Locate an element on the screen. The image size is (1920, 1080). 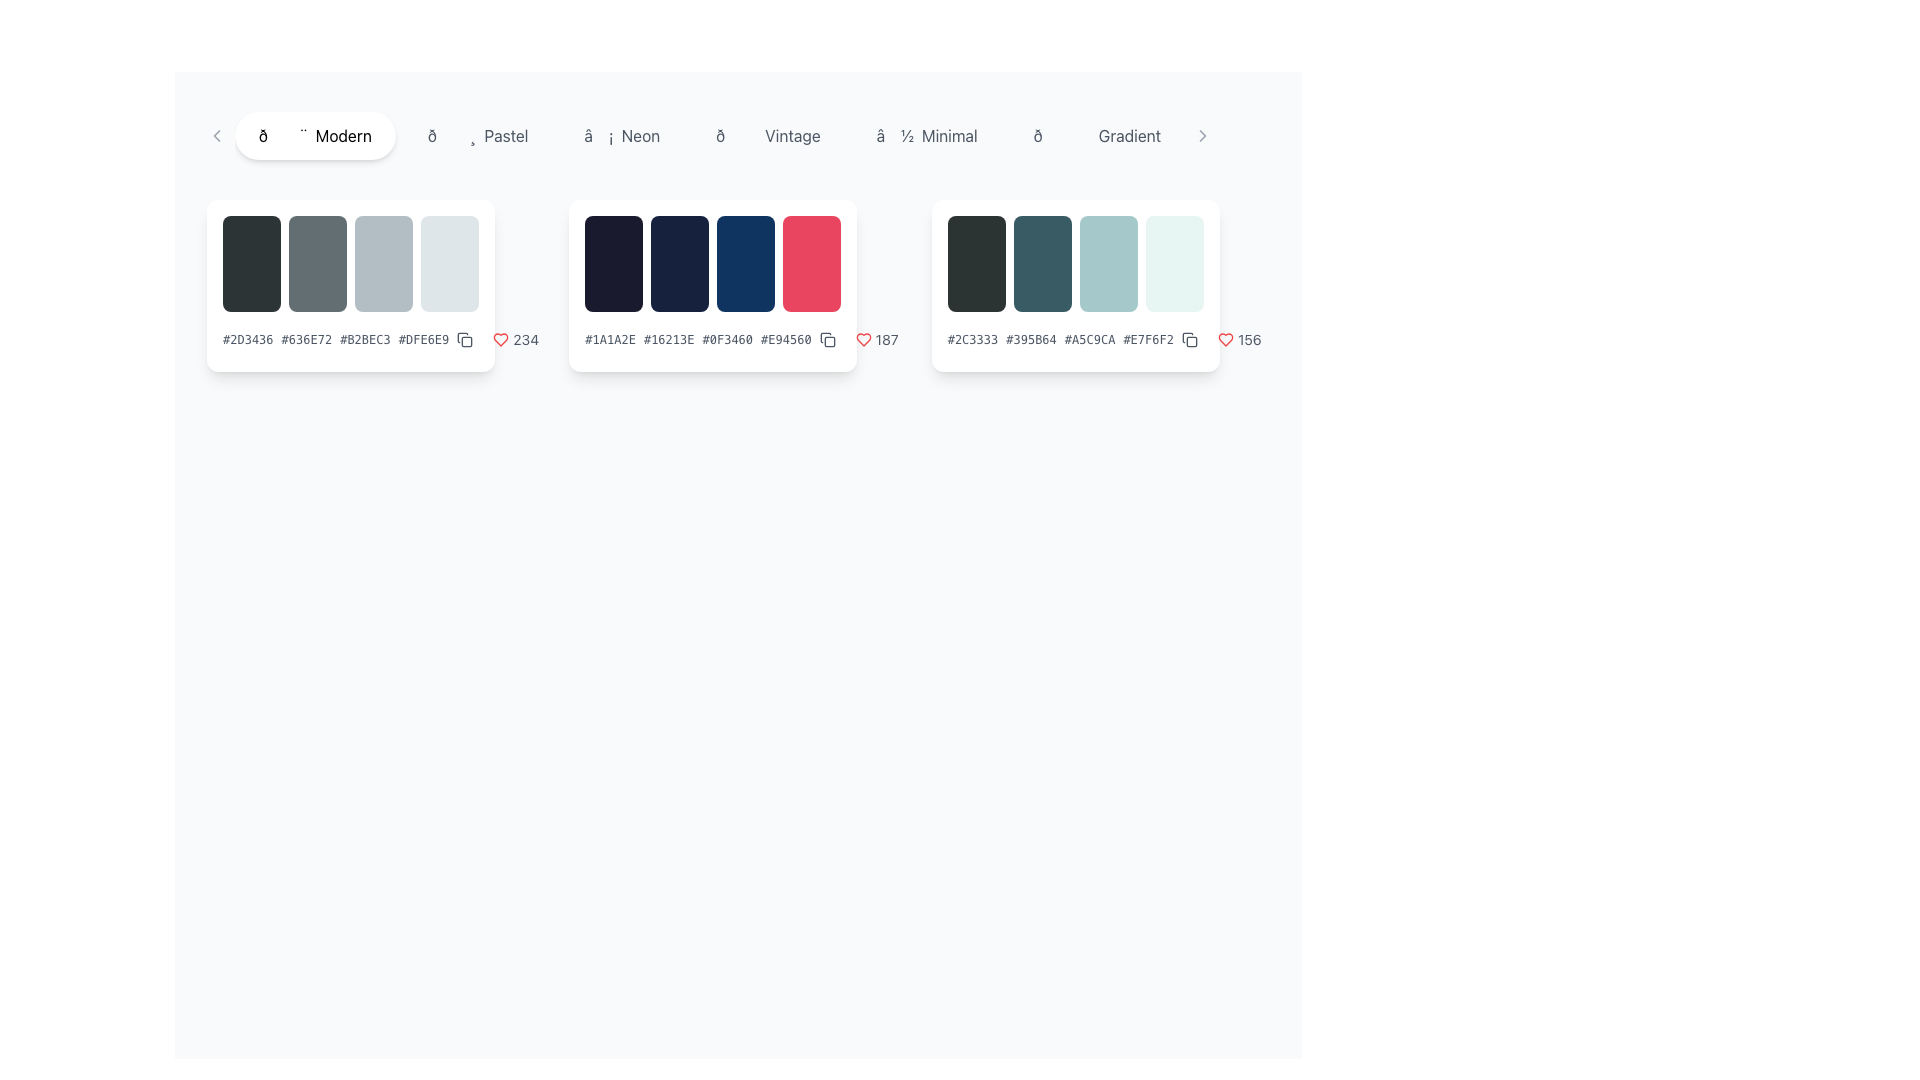
the specific tag in the horizontal Navigation bar, which contains emoji characters and is styled with rounded borders and a light background is located at coordinates (710, 135).